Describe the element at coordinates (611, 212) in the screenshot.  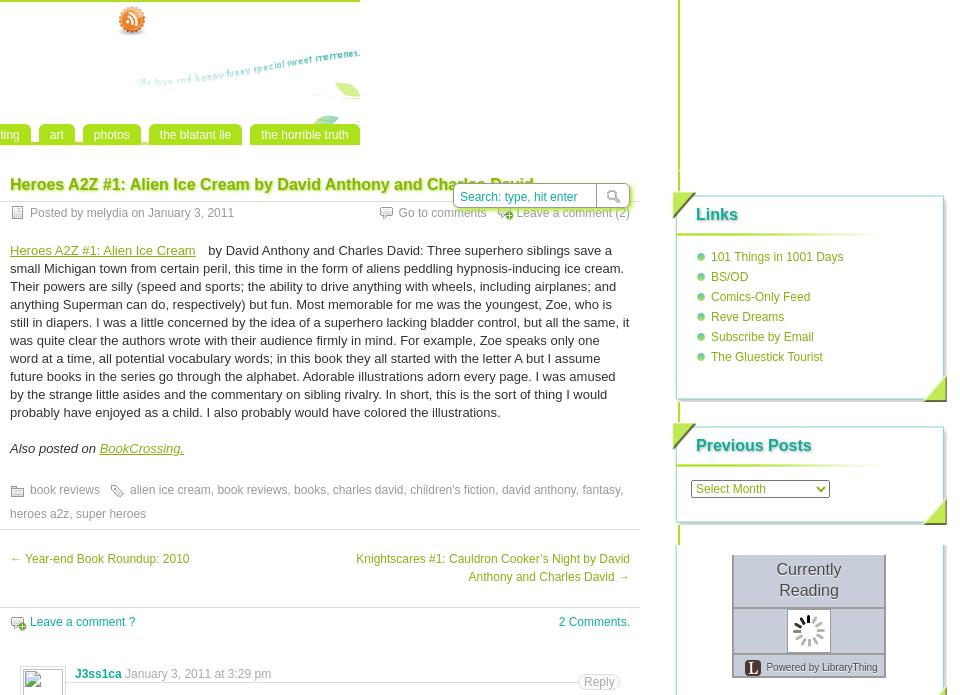
I see `'(2)'` at that location.